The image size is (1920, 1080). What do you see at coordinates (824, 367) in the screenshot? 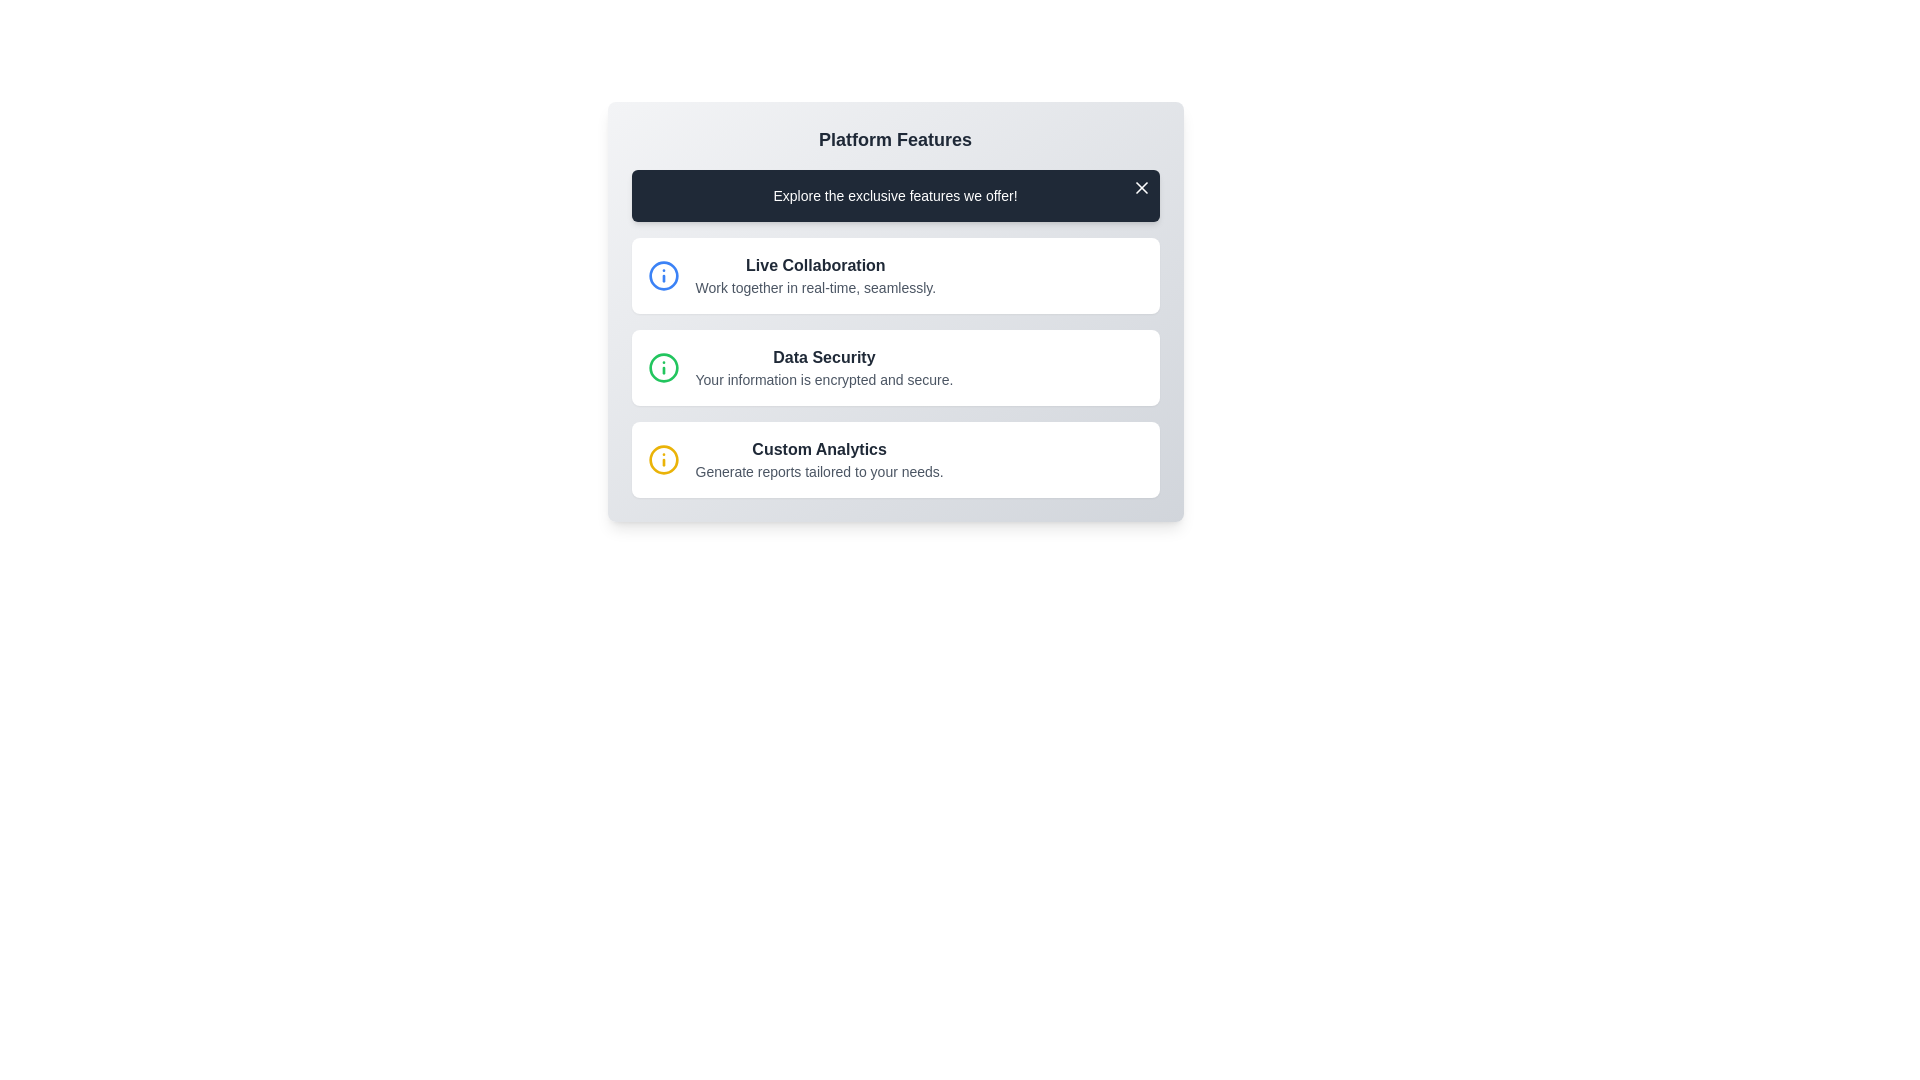
I see `the informational text block titled 'Data Security', which contains a description about encryption and security, located as the second item in the list of feature cards` at bounding box center [824, 367].